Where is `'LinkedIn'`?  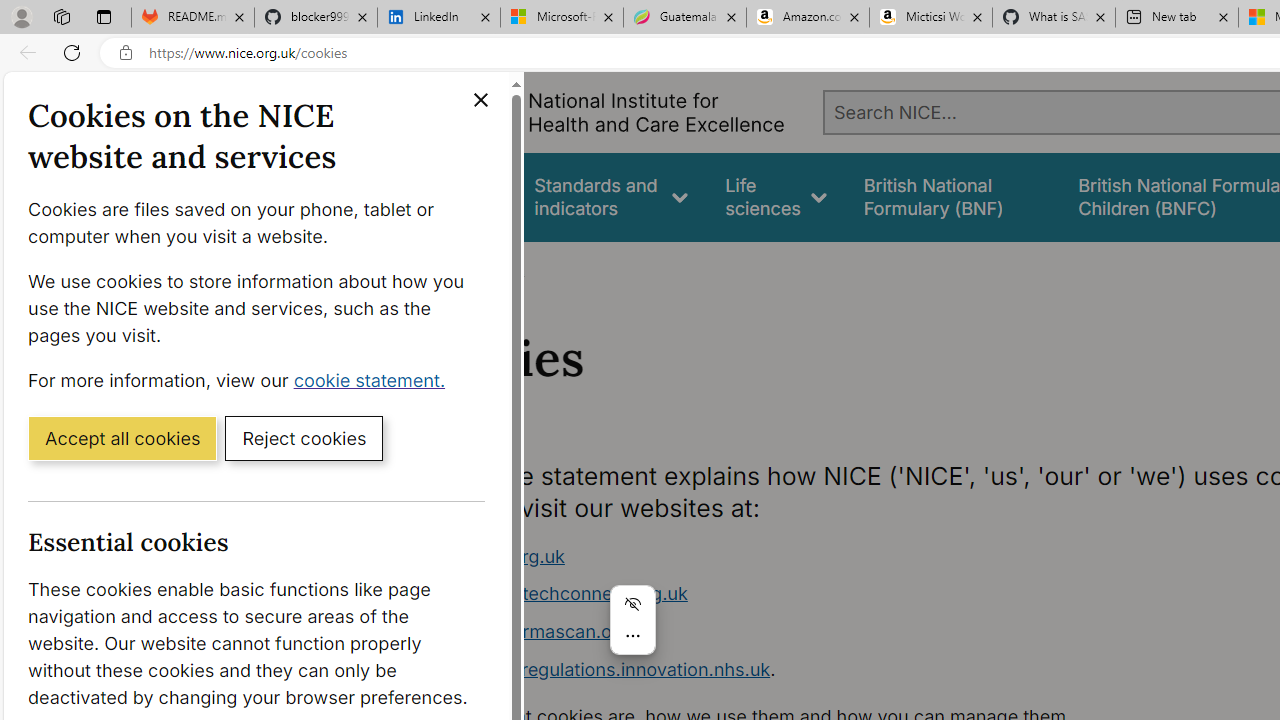 'LinkedIn' is located at coordinates (438, 17).